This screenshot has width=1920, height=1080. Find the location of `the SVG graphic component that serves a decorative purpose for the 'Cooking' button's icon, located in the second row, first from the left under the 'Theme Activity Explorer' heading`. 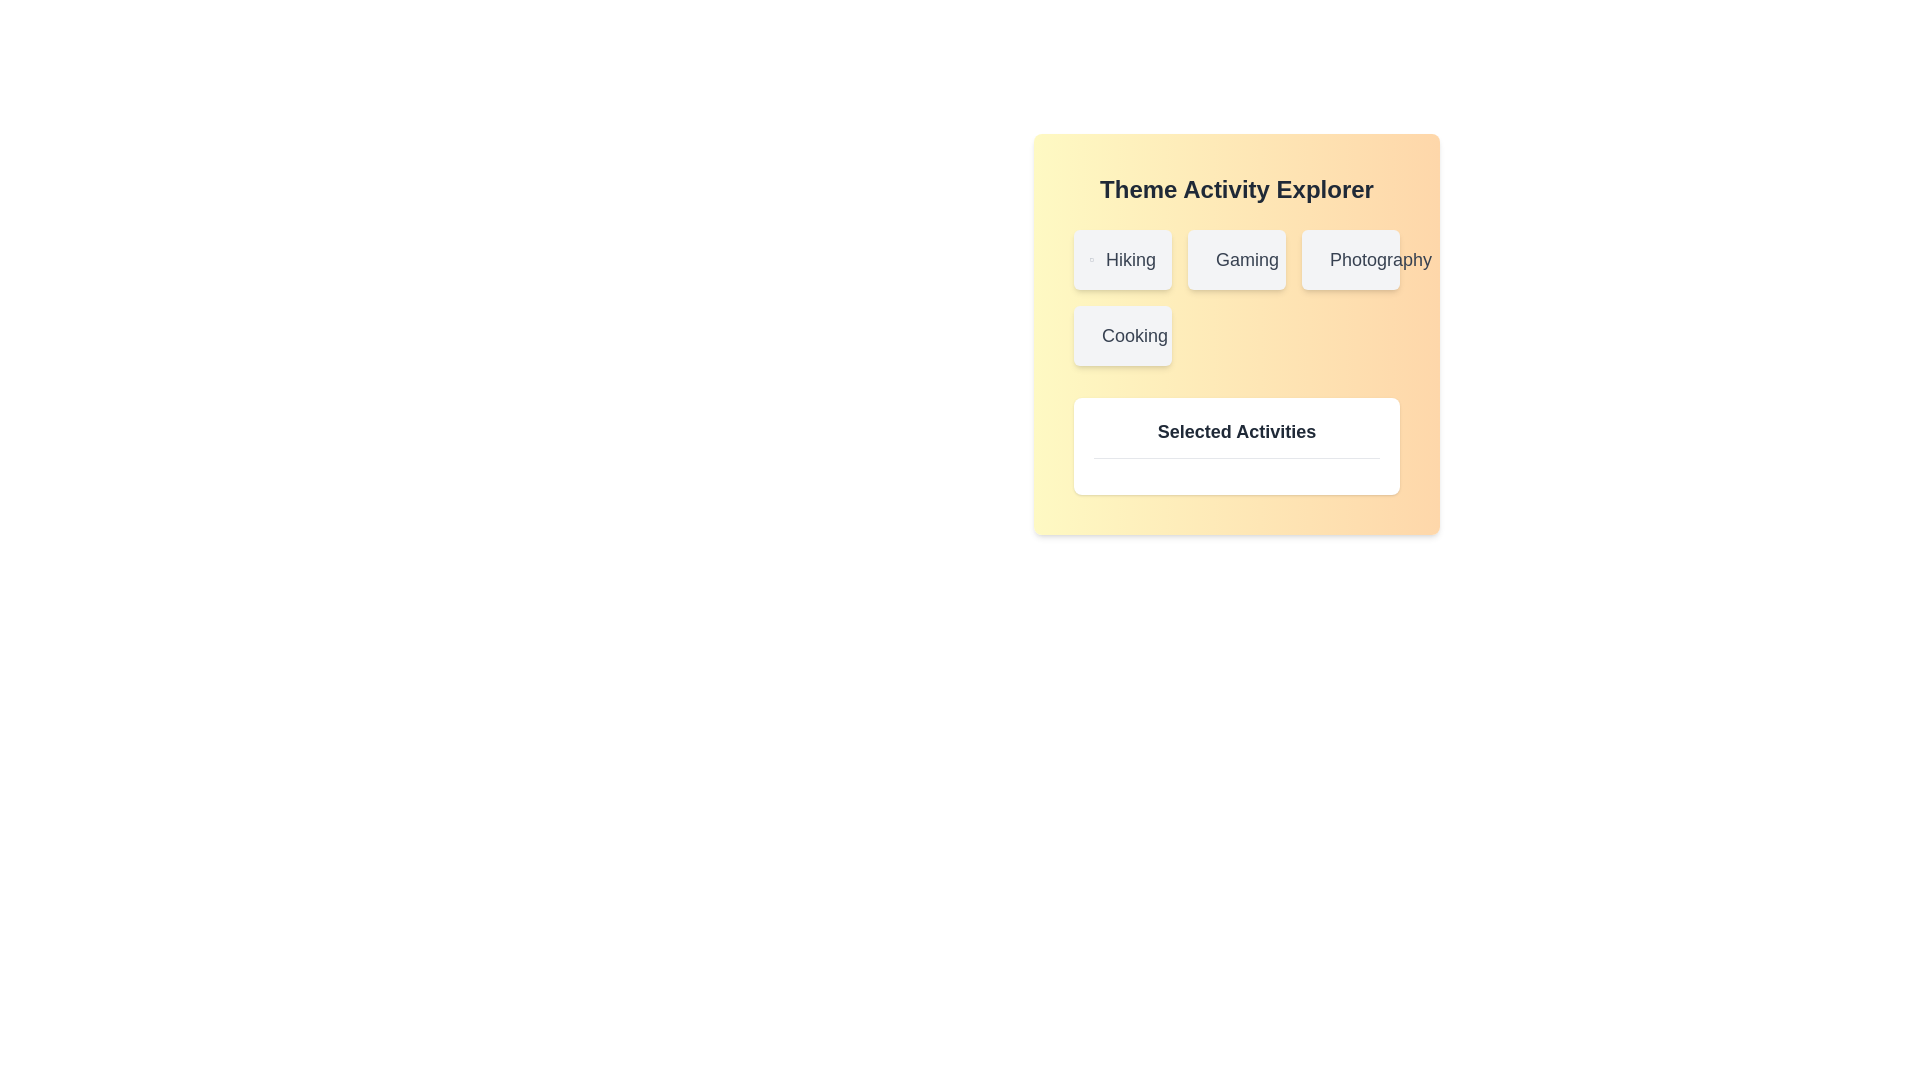

the SVG graphic component that serves a decorative purpose for the 'Cooking' button's icon, located in the second row, first from the left under the 'Theme Activity Explorer' heading is located at coordinates (1101, 334).